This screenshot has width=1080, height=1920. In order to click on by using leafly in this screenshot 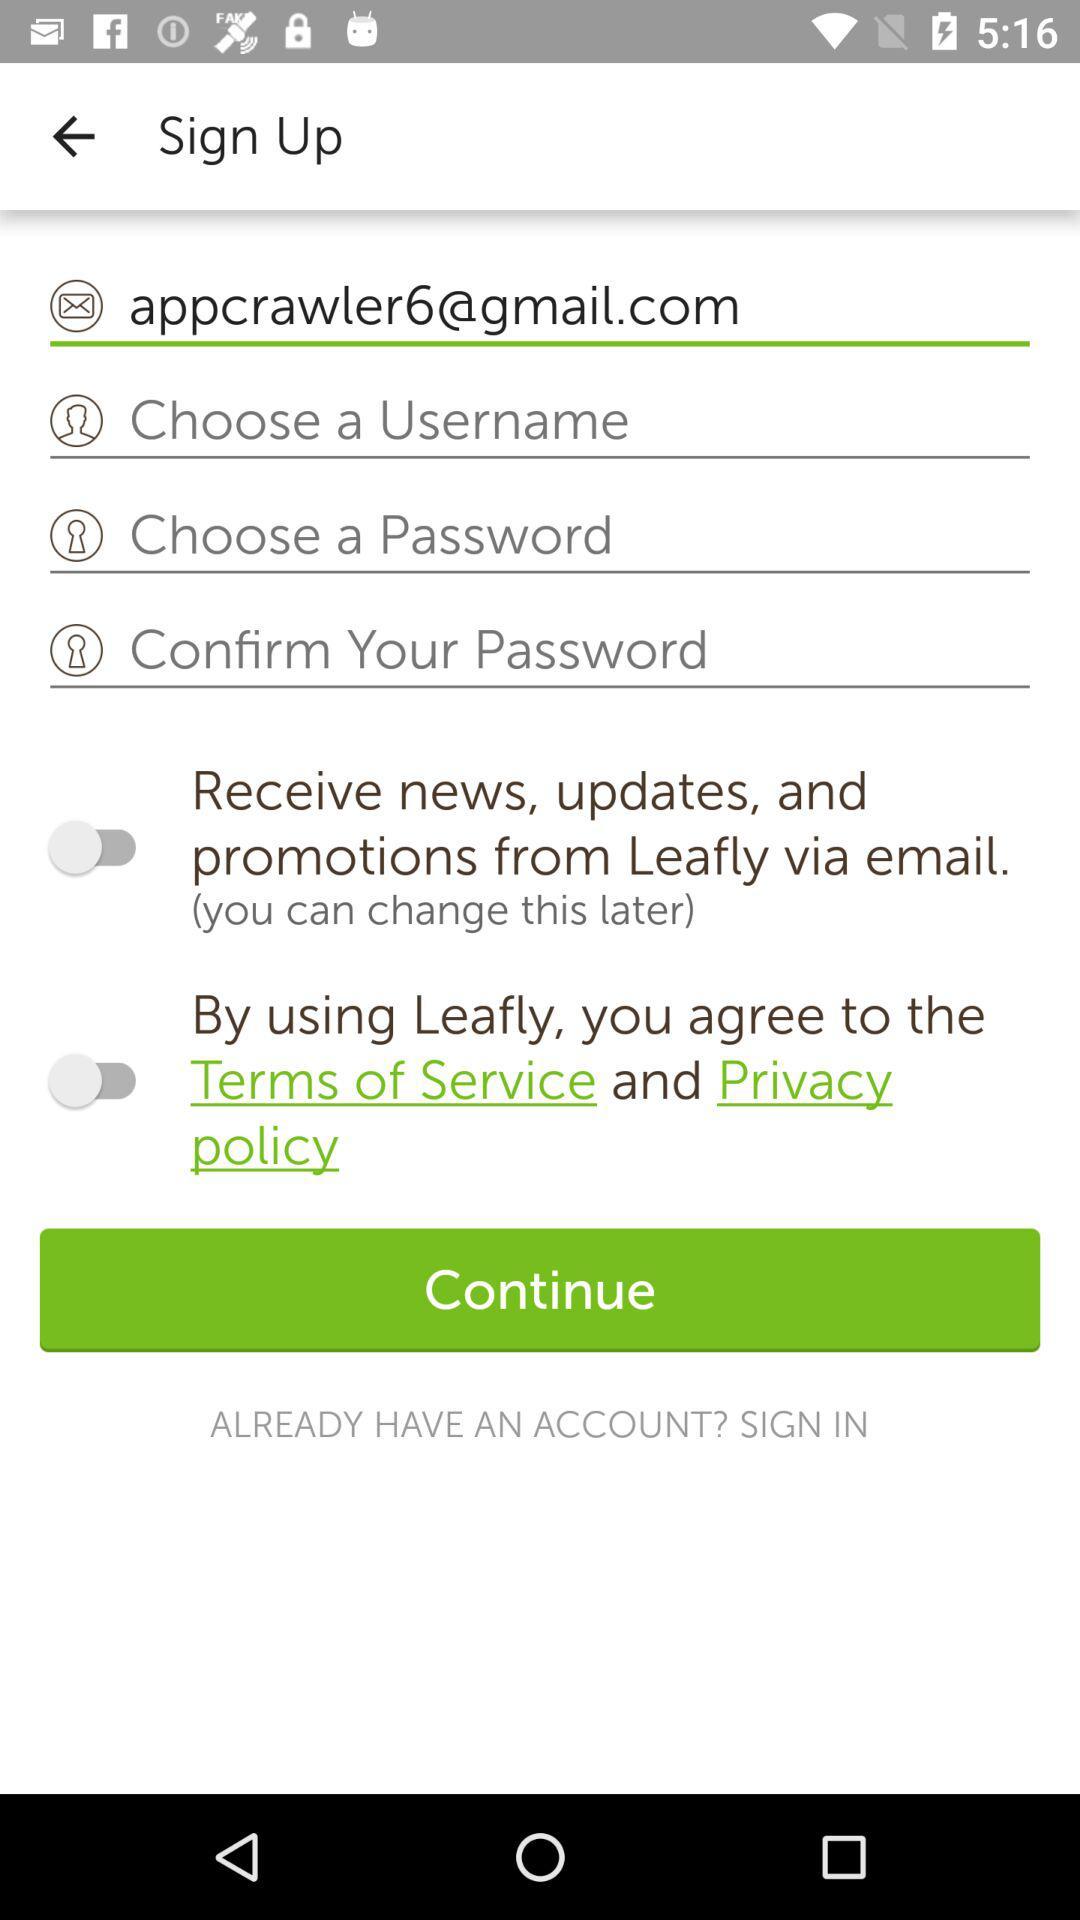, I will do `click(614, 1079)`.